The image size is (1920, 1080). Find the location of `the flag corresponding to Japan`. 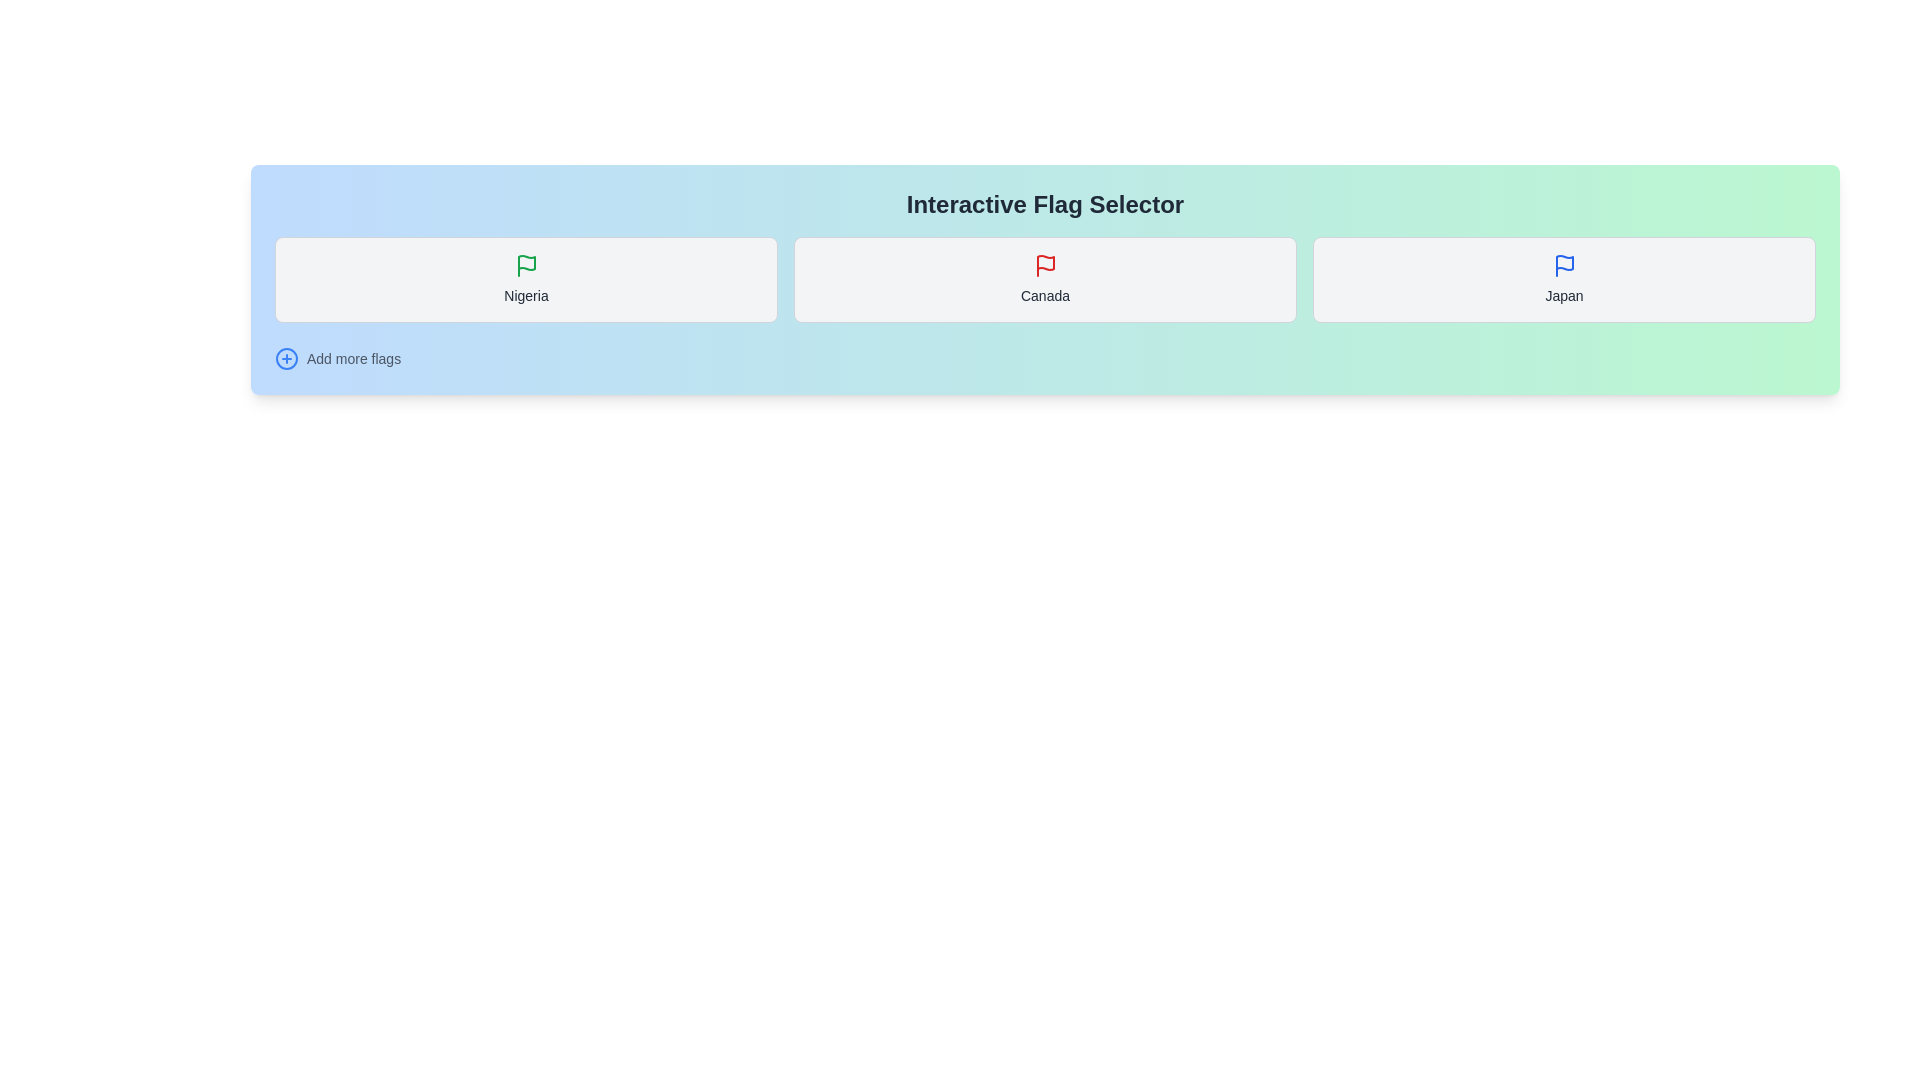

the flag corresponding to Japan is located at coordinates (1563, 280).